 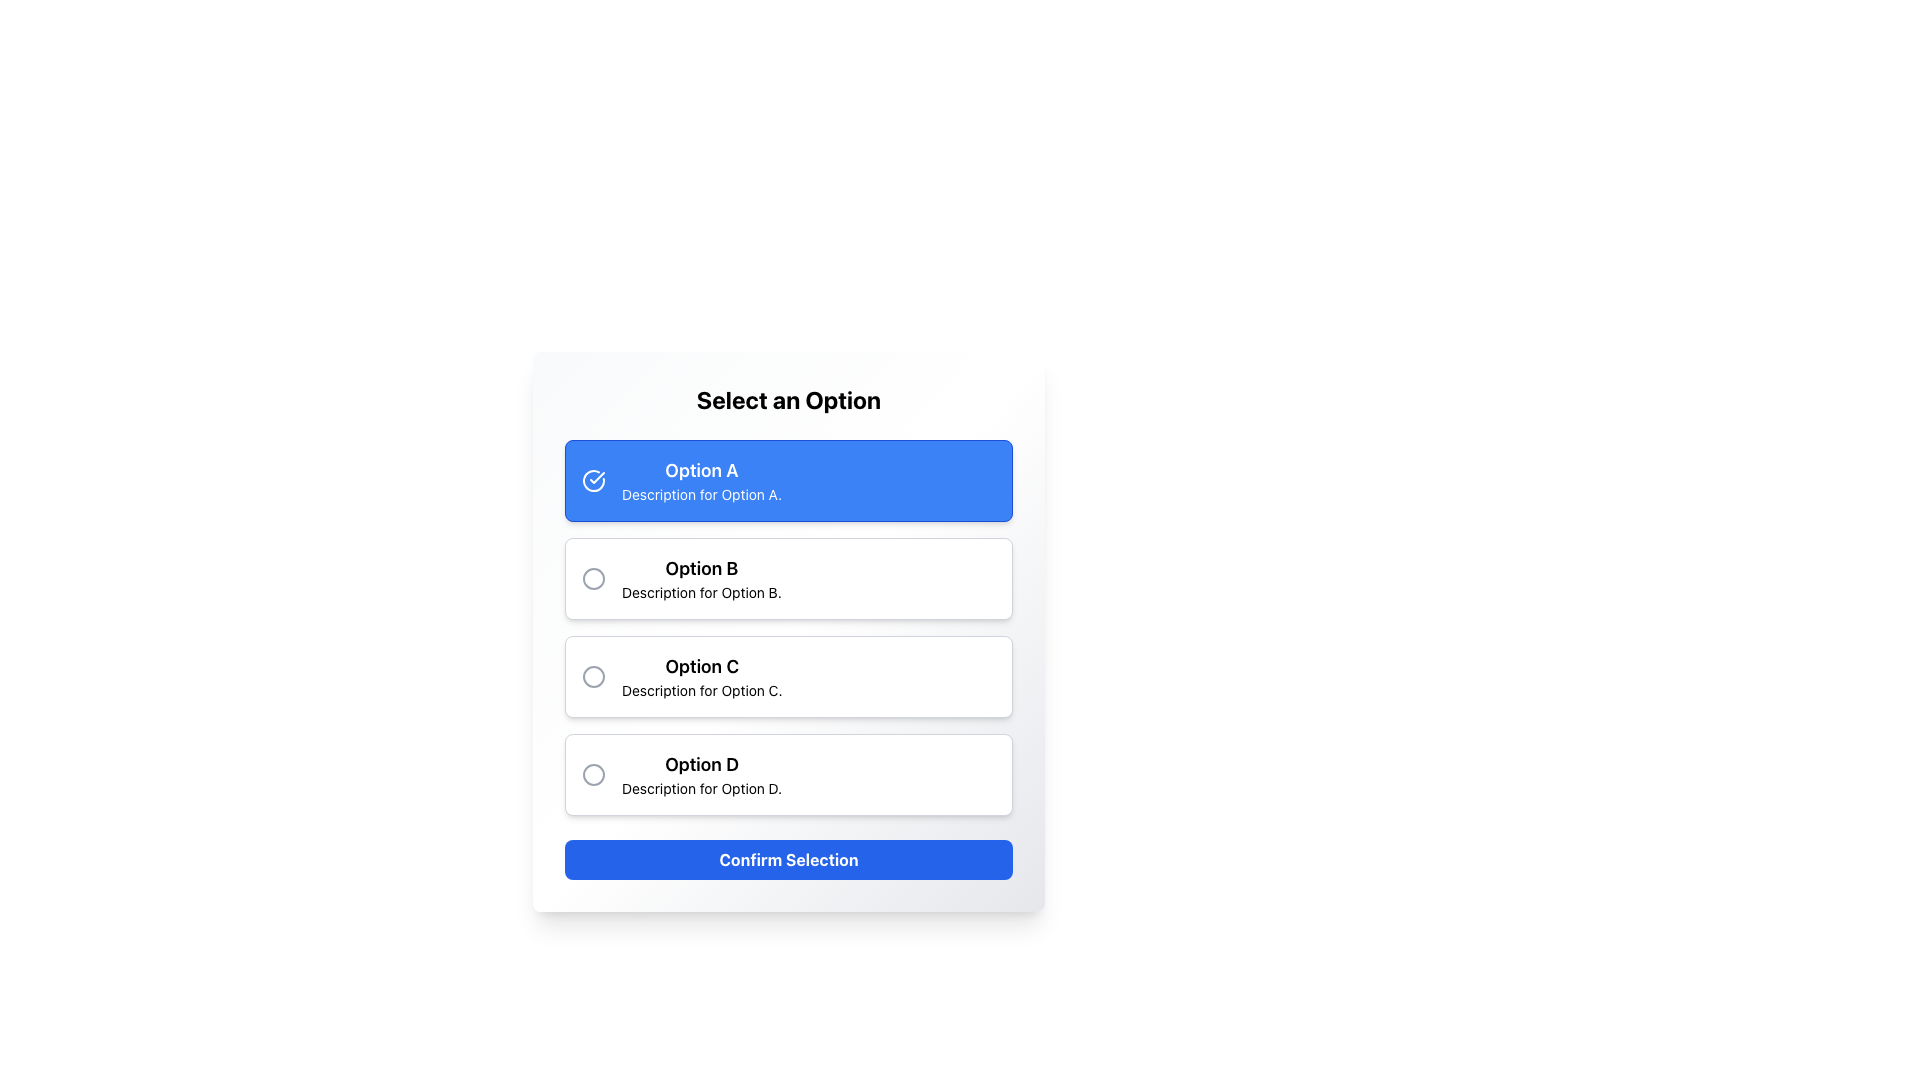 What do you see at coordinates (702, 667) in the screenshot?
I see `text label that identifies the third selectable option in the list, which is positioned below 'Option B' and above 'Option D.'` at bounding box center [702, 667].